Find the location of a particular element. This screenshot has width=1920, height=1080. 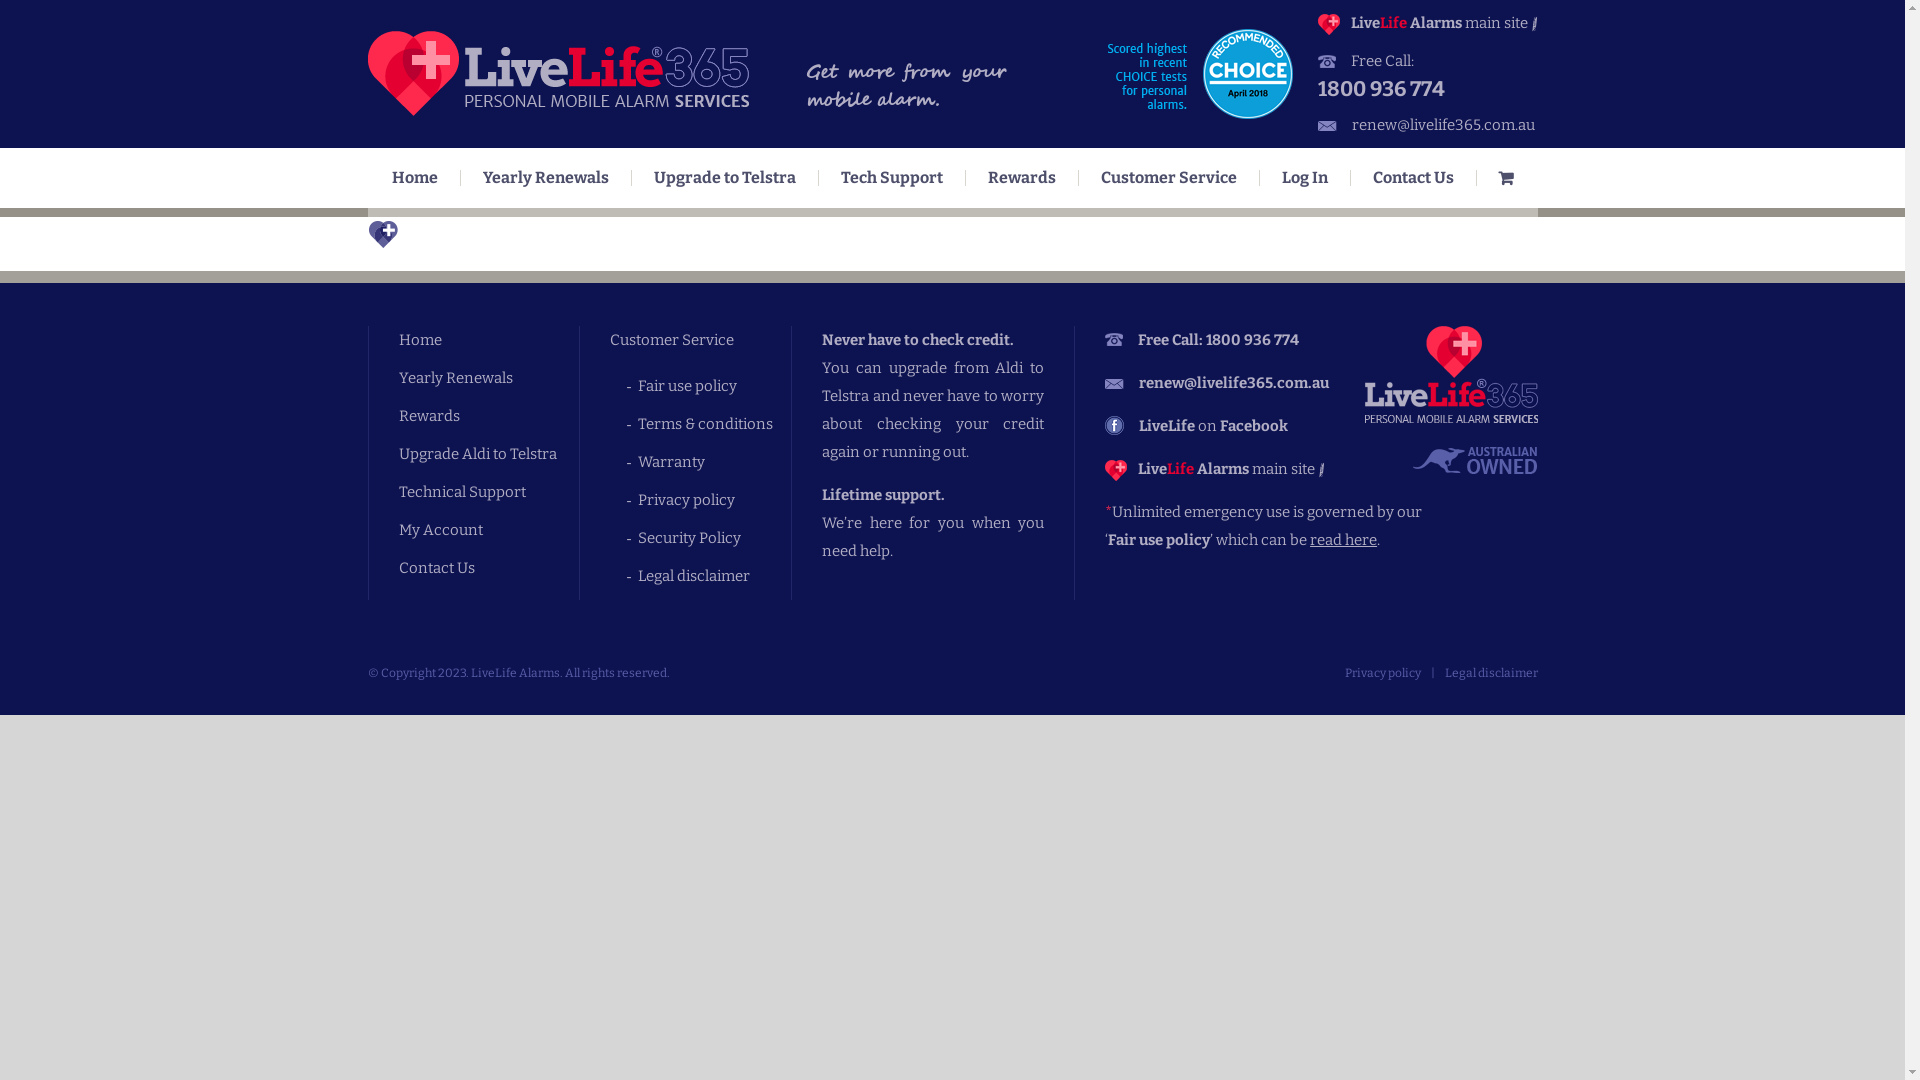

'Security Policy' is located at coordinates (714, 536).